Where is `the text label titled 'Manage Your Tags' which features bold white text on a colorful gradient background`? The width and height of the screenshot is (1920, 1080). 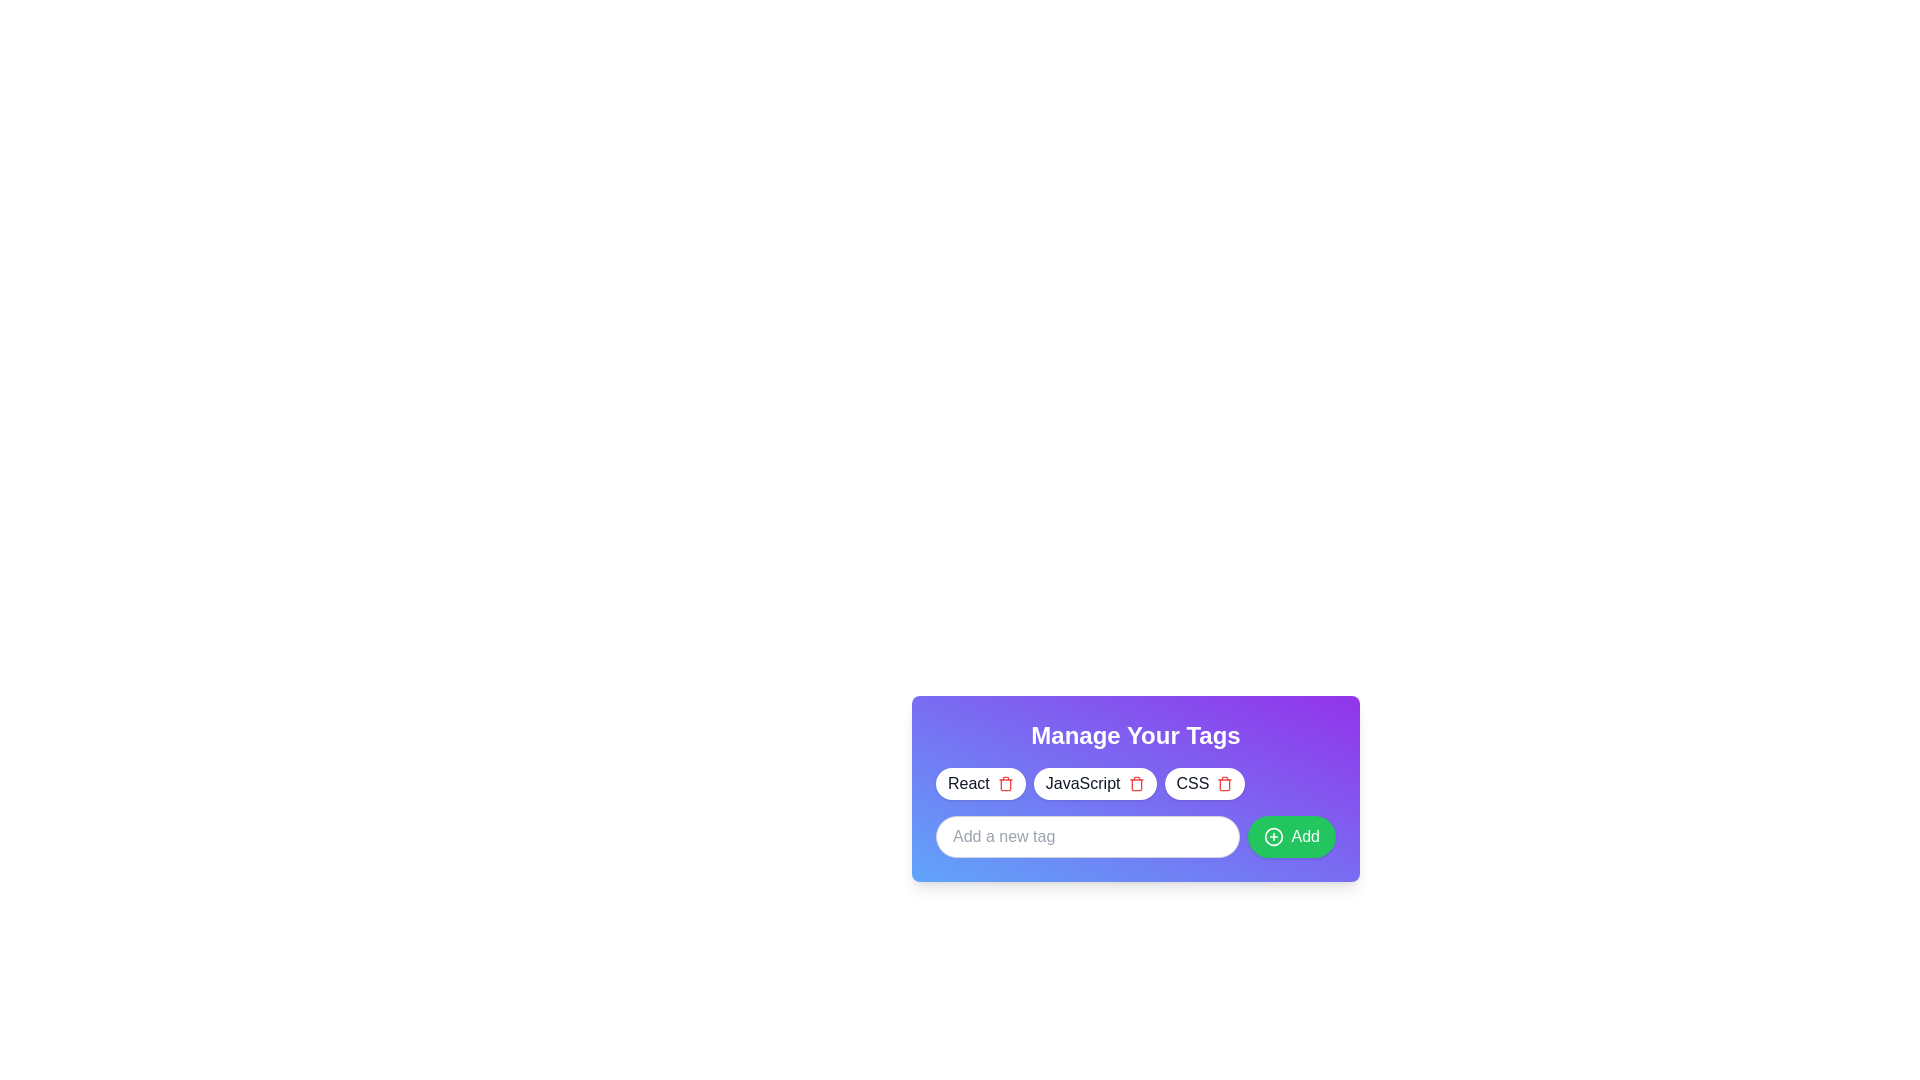
the text label titled 'Manage Your Tags' which features bold white text on a colorful gradient background is located at coordinates (1136, 736).